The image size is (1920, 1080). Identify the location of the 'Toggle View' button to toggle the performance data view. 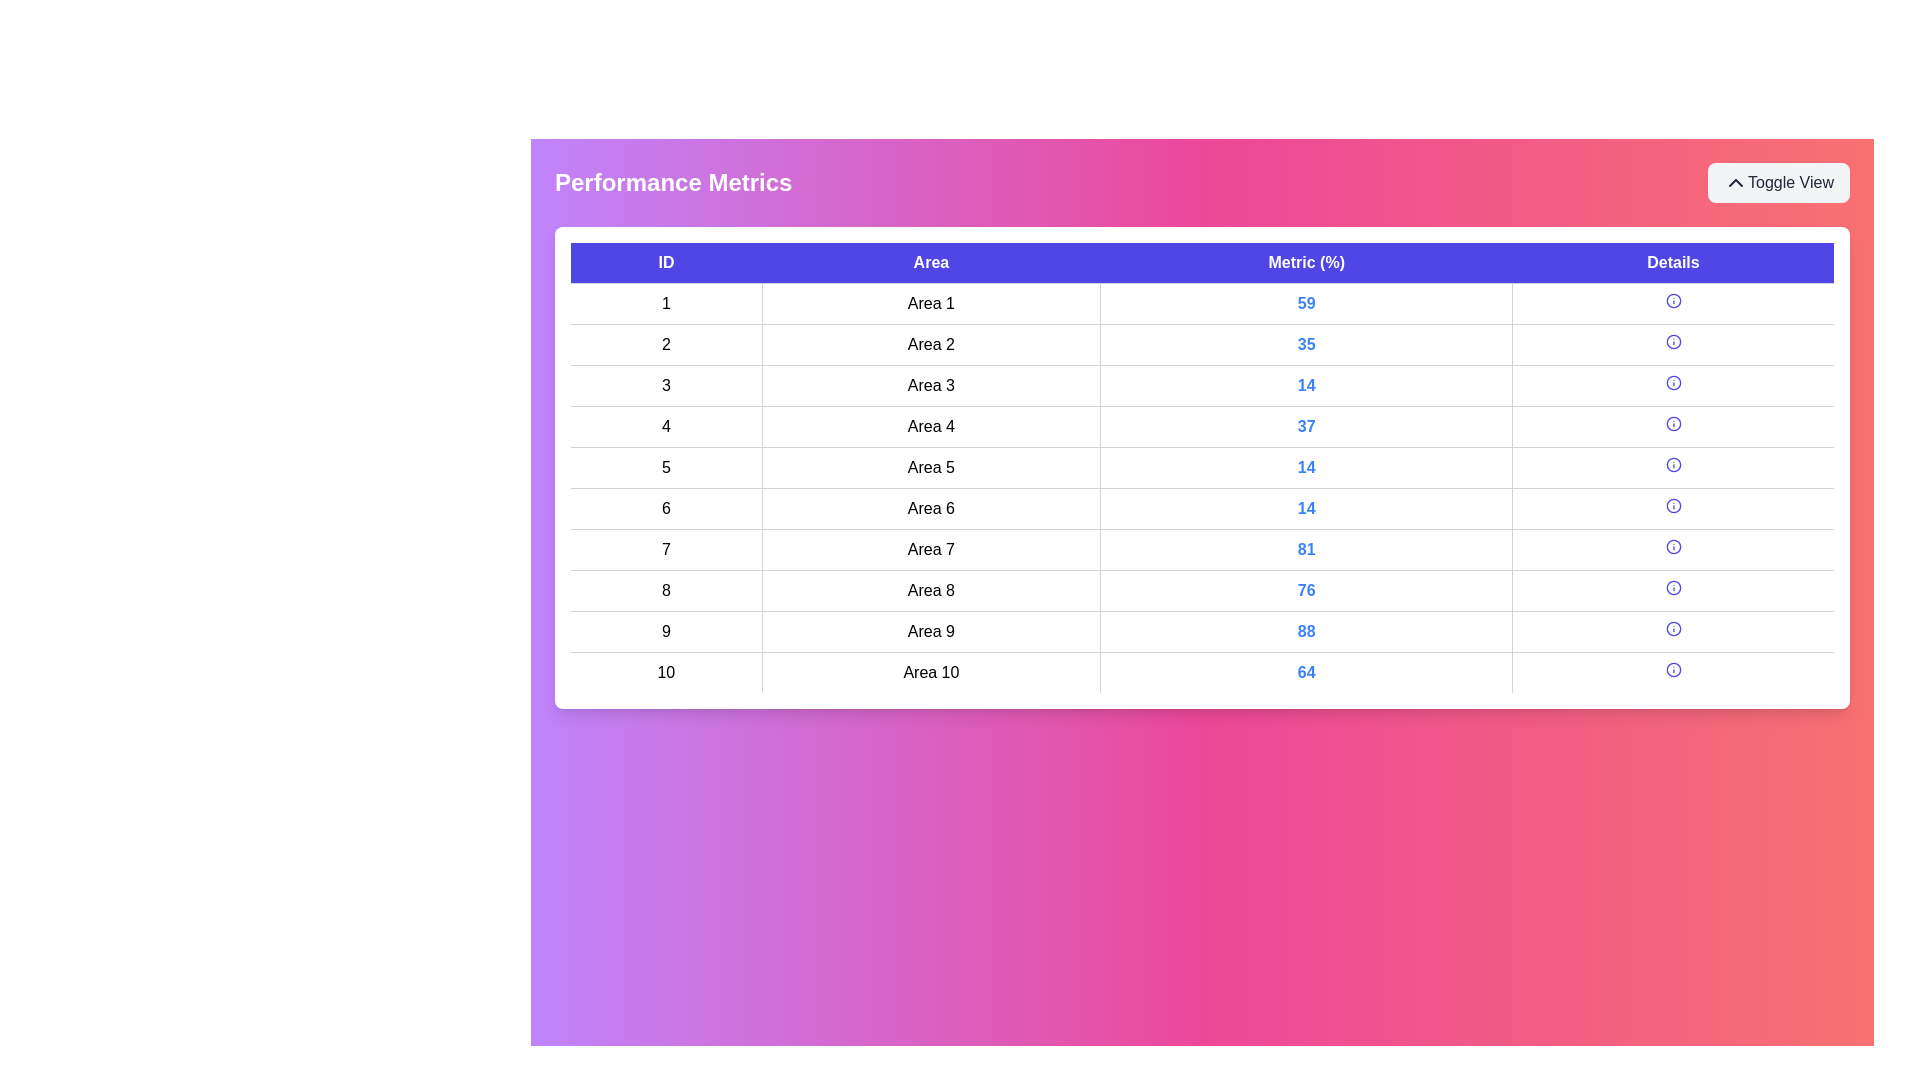
(1779, 182).